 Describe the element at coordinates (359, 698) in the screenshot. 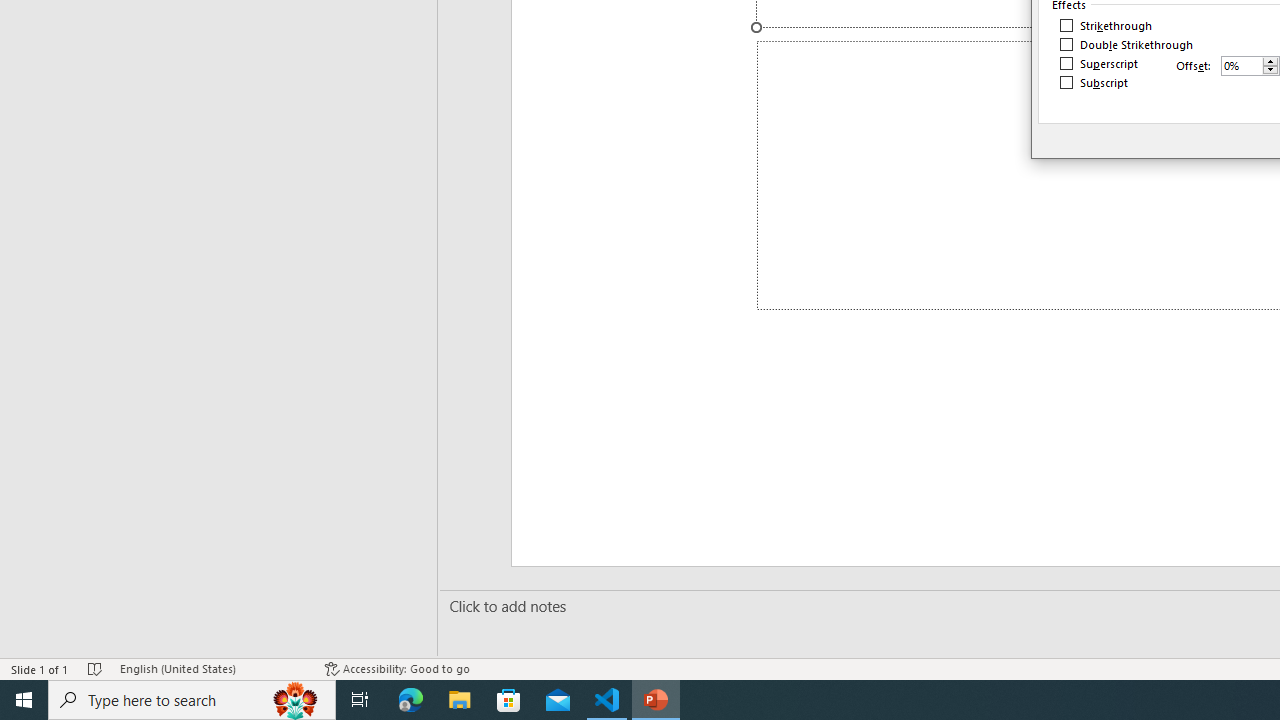

I see `'Task View'` at that location.